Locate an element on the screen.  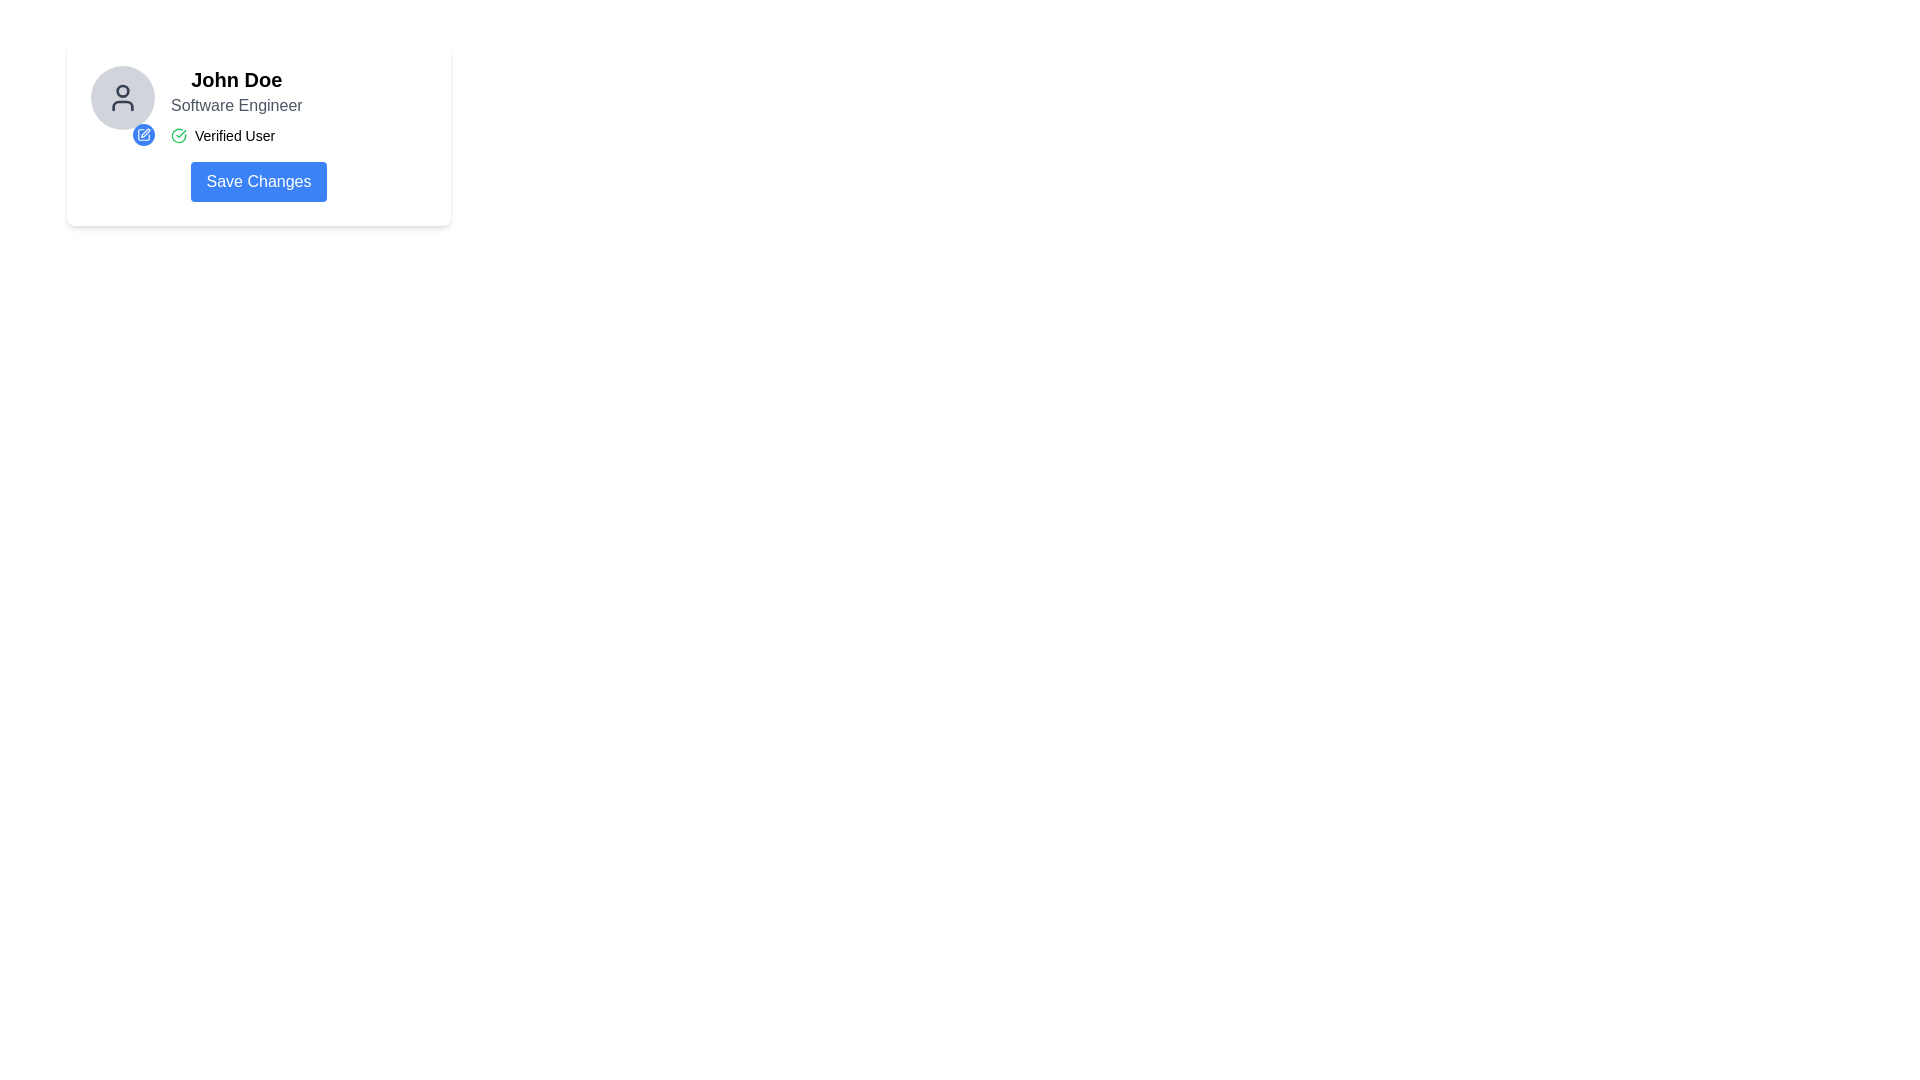
the non-interactive label indicating user verification located below 'John Doe' and 'Software Engineer', aligned to the left of the 'Save Changes' button is located at coordinates (236, 135).